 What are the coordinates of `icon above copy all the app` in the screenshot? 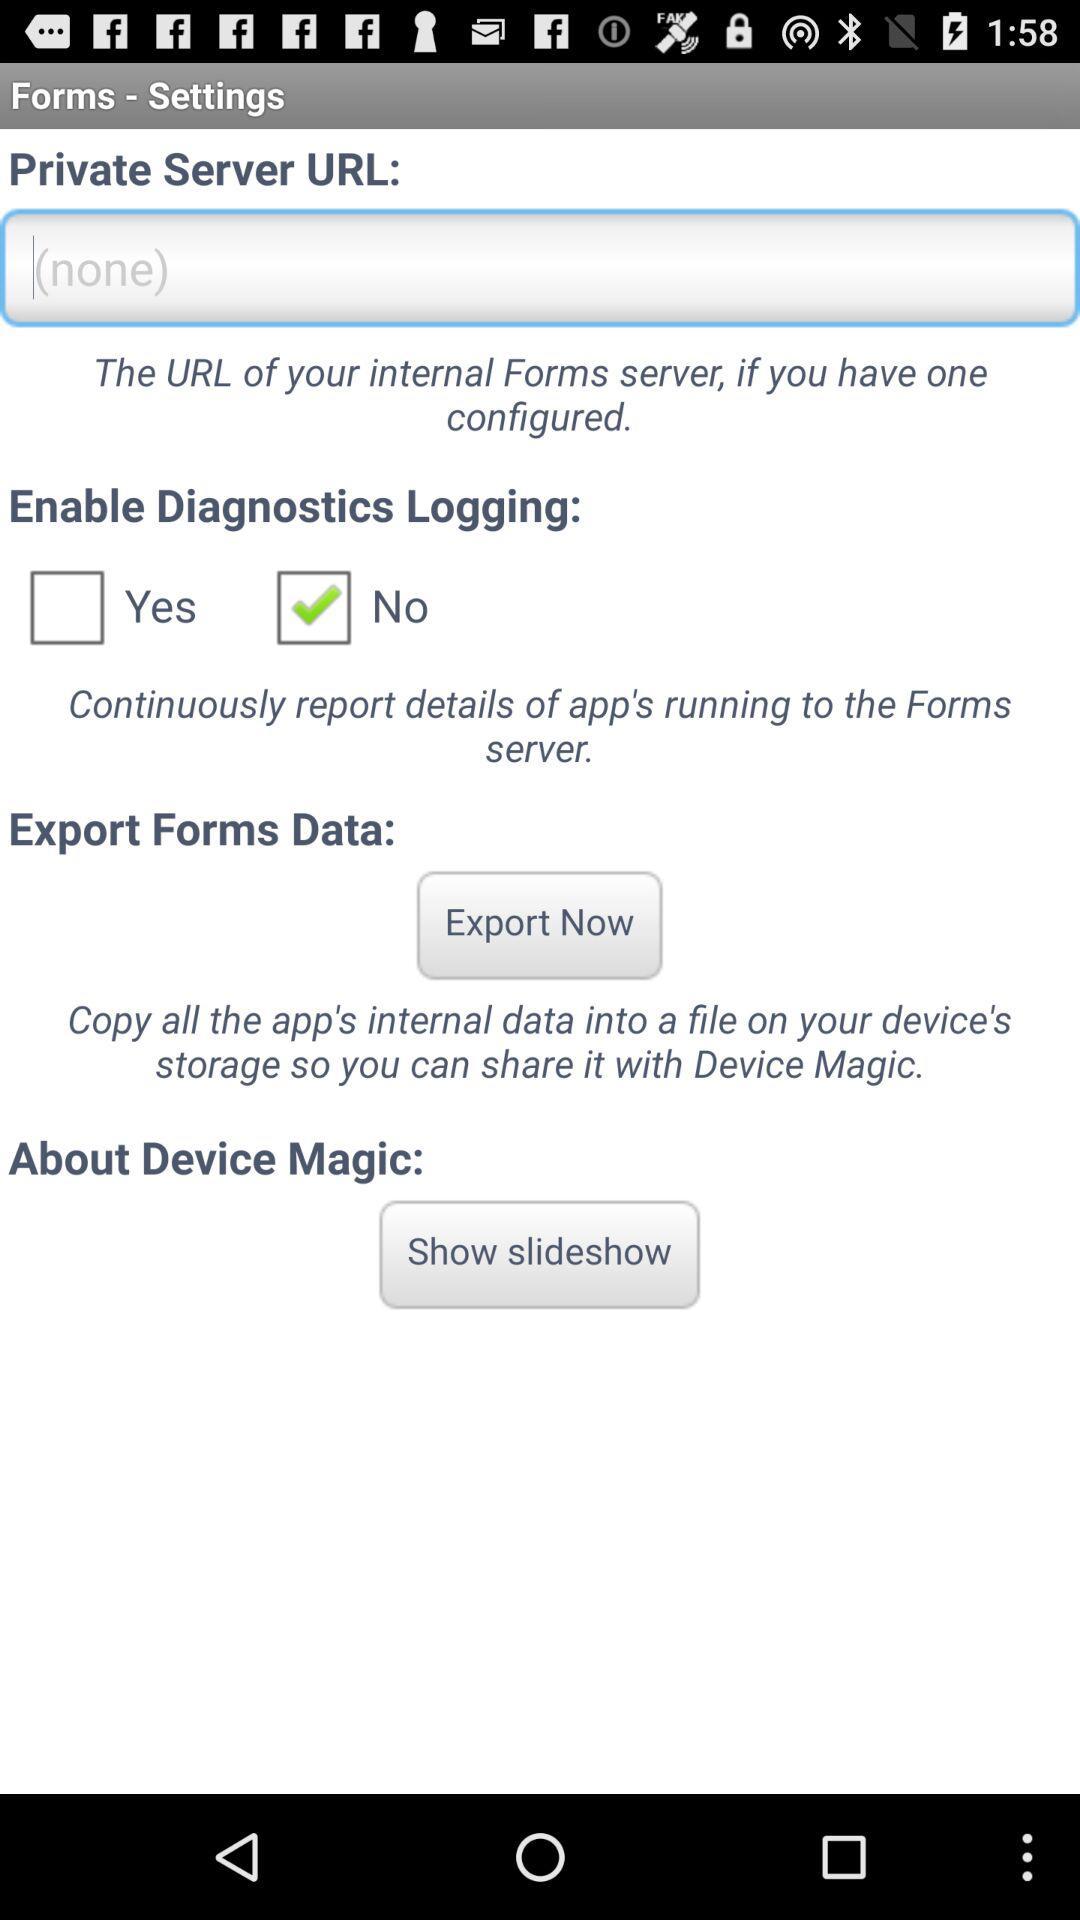 It's located at (538, 924).